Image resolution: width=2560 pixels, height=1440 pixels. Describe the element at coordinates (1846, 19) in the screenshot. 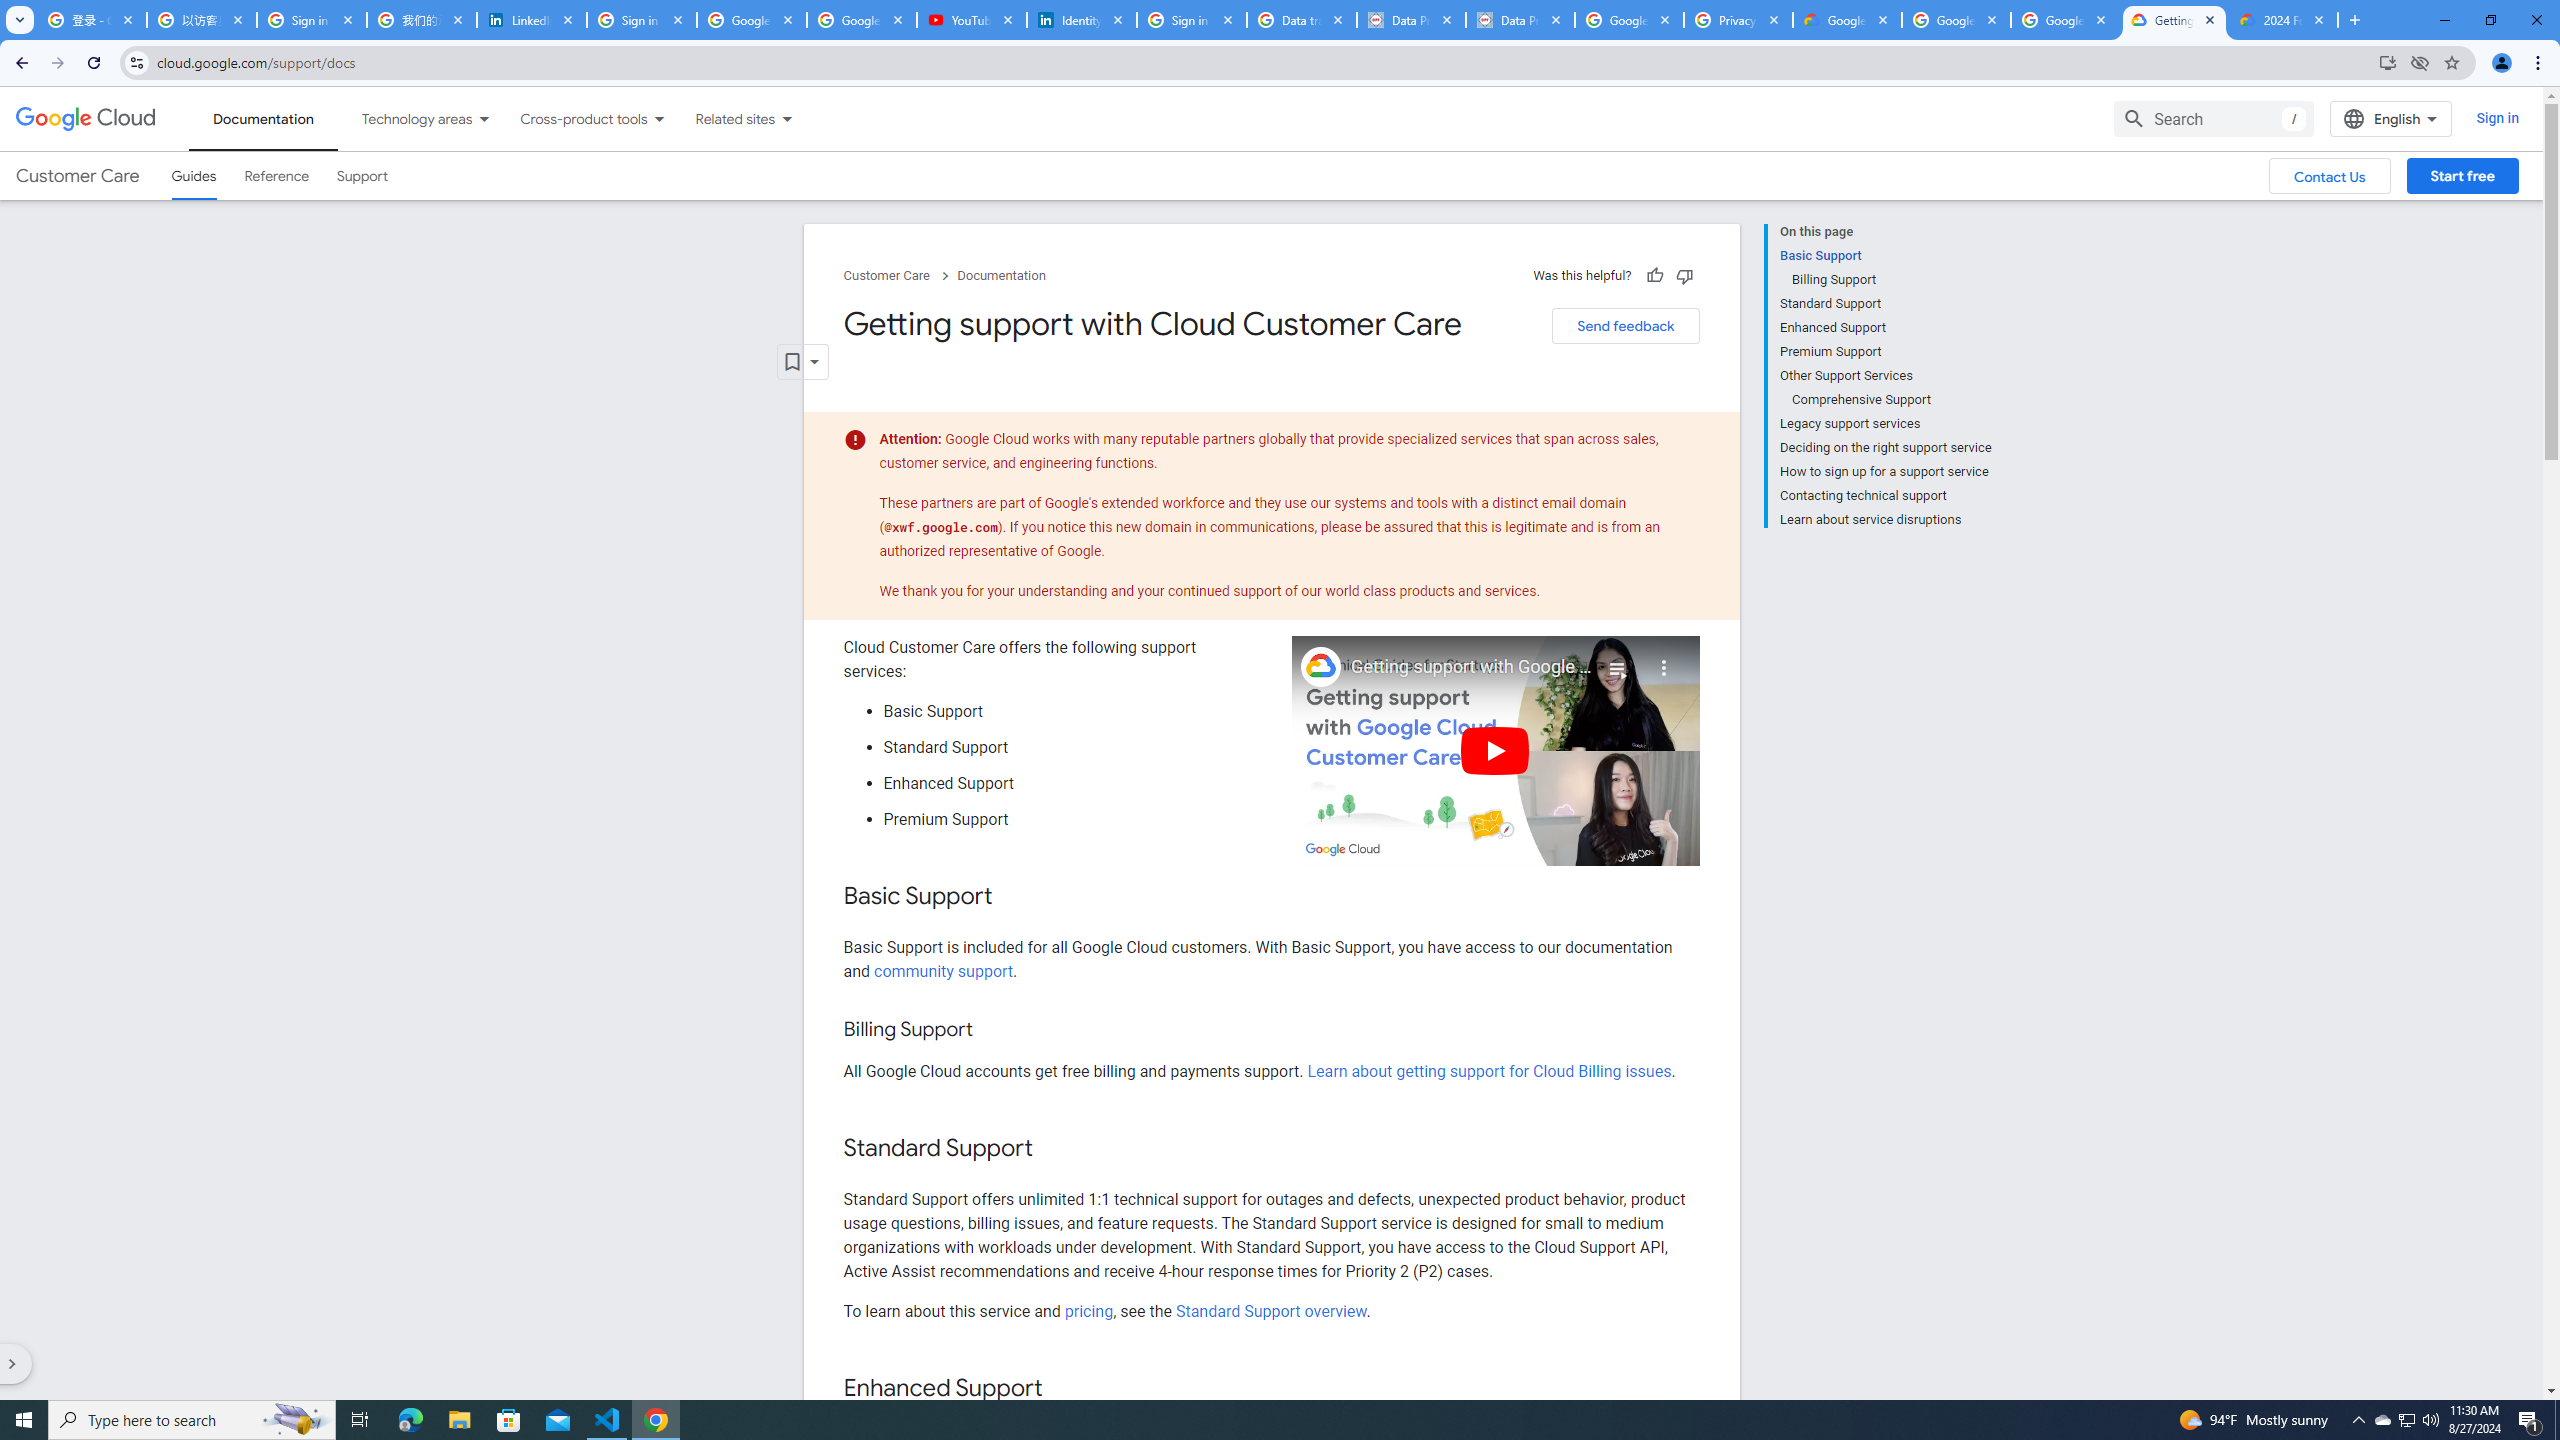

I see `'Google Cloud Terms Directory | Google Cloud'` at that location.